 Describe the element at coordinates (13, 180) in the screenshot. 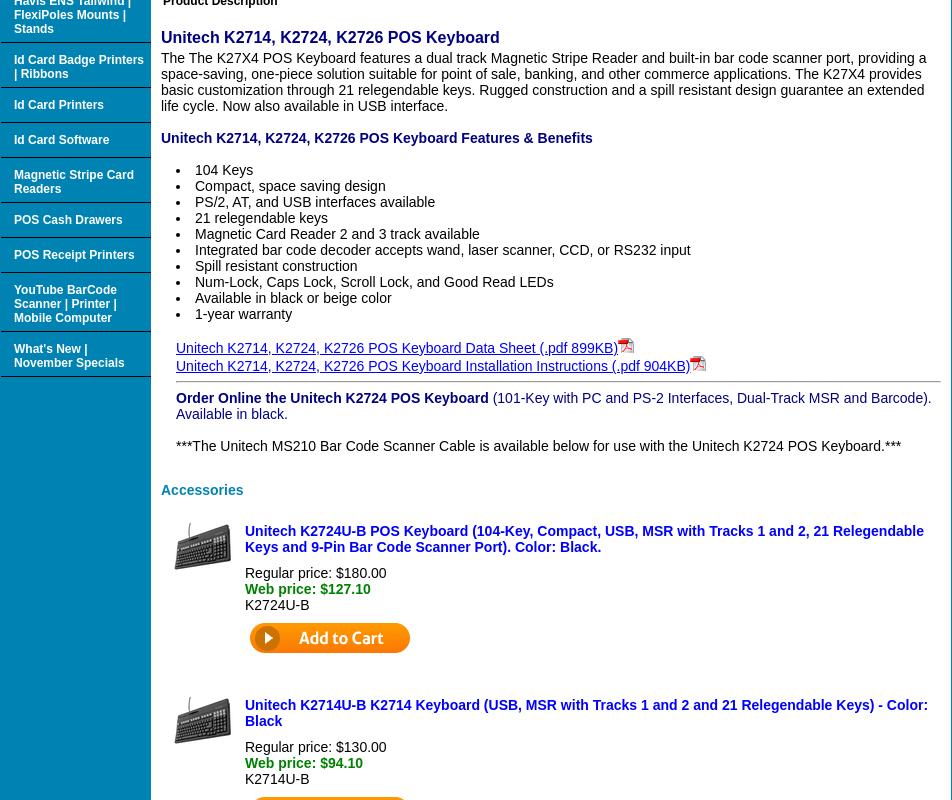

I see `'Magnetic Stripe Card Readers'` at that location.